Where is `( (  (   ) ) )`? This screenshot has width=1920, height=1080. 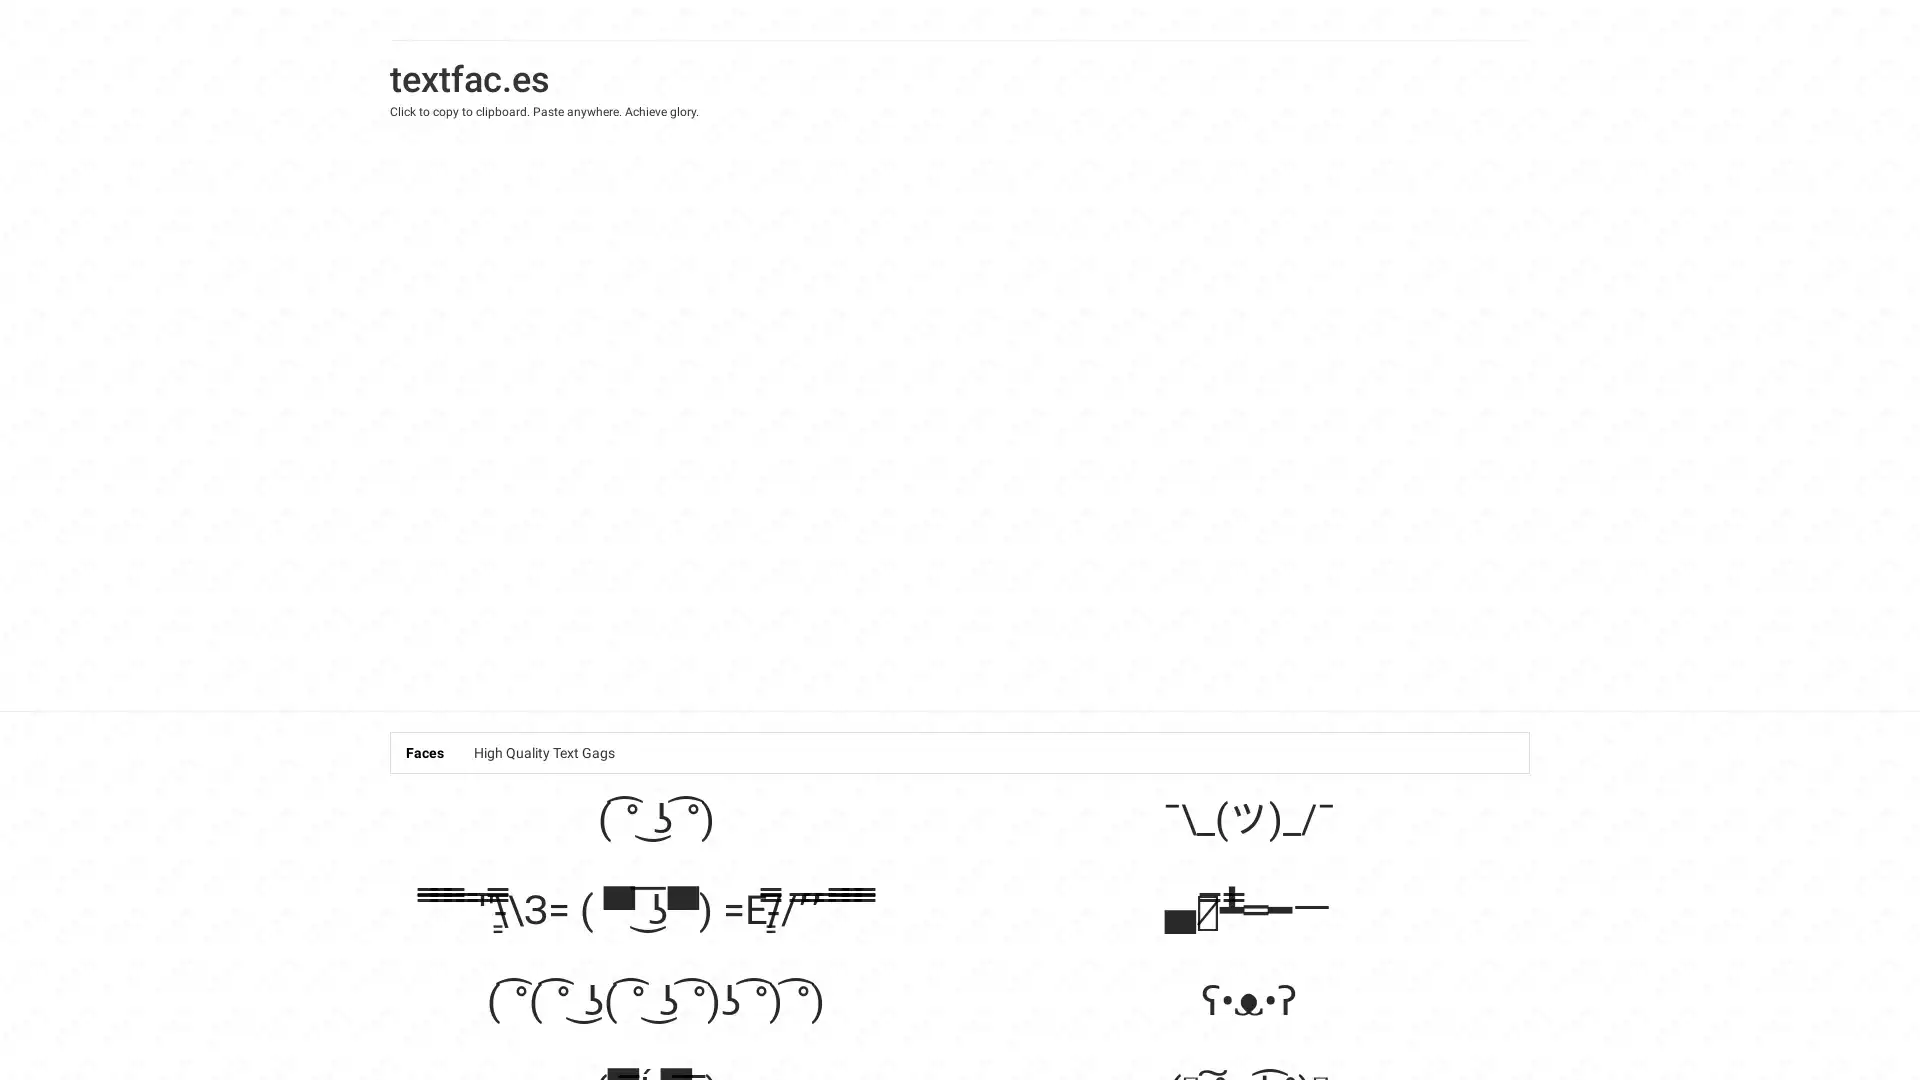 ( (  (   ) ) ) is located at coordinates (656, 1000).